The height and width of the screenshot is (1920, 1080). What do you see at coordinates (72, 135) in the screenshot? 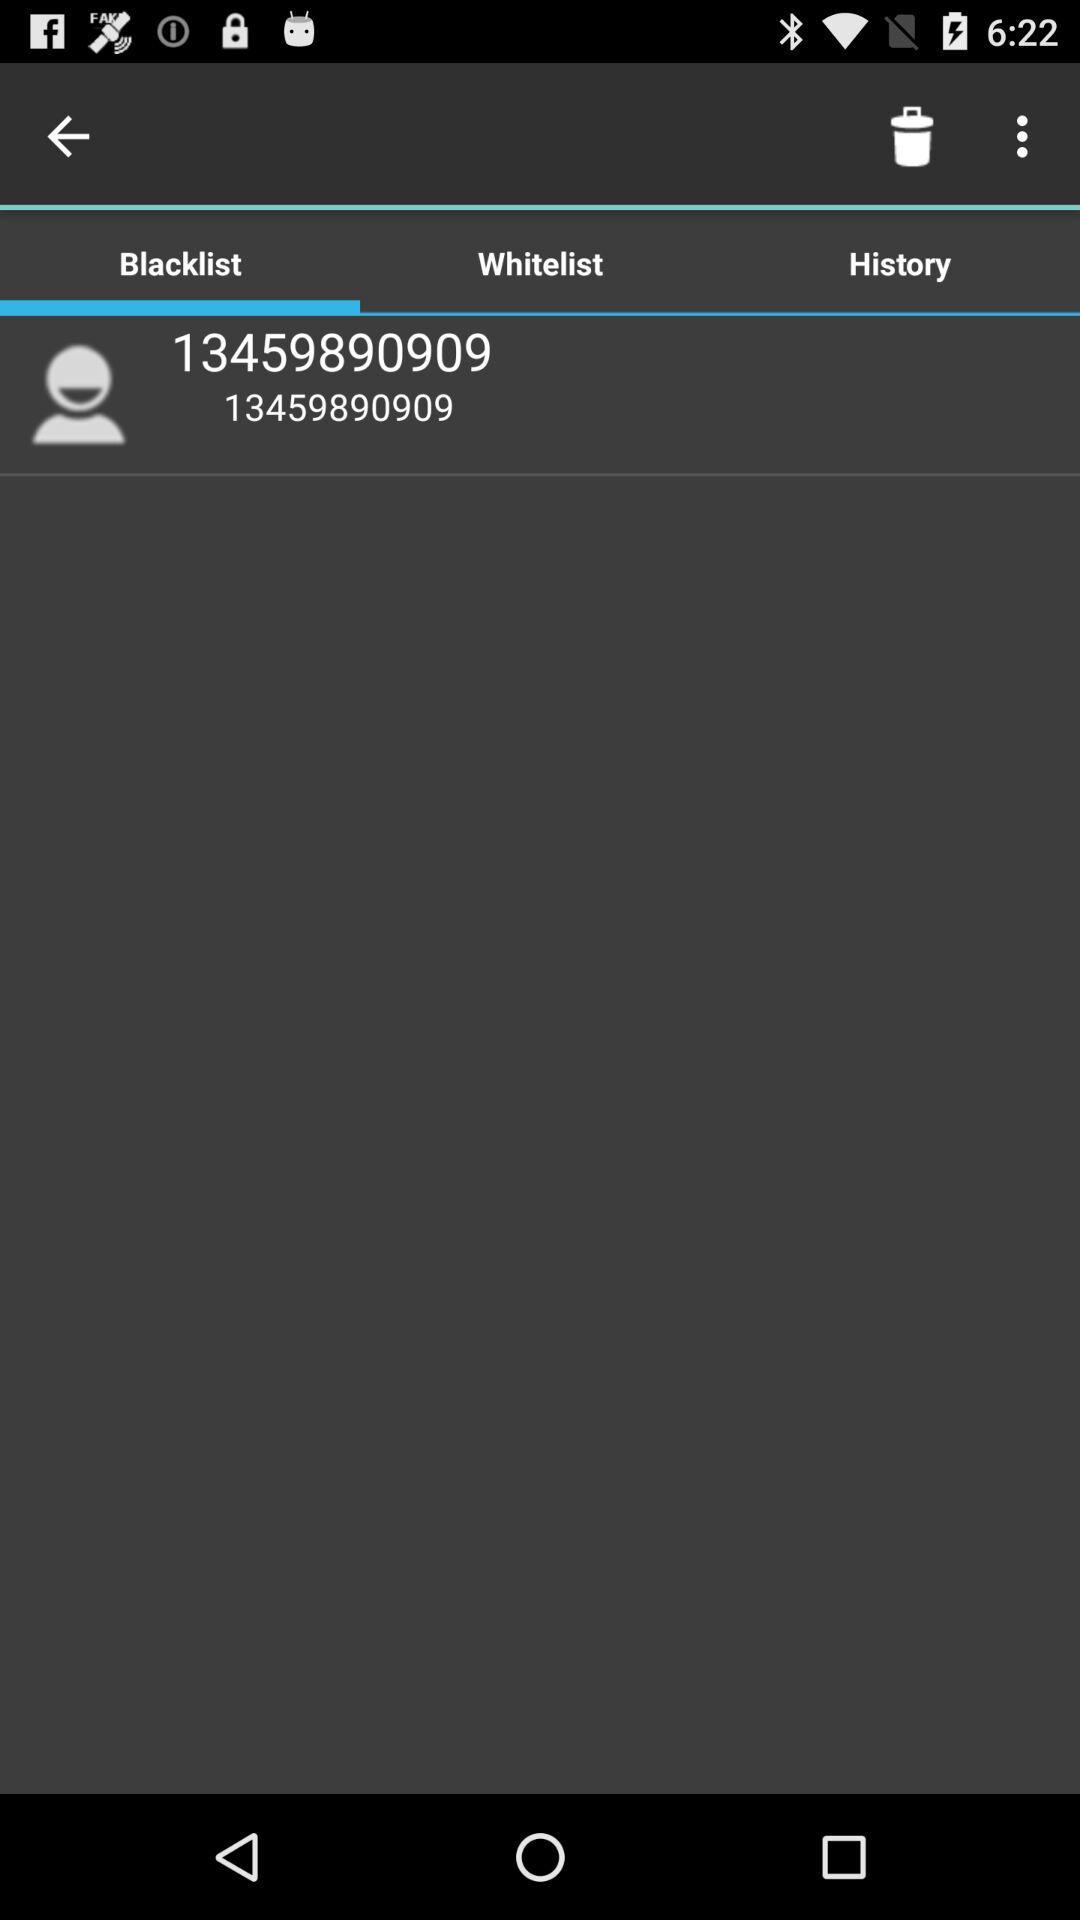
I see `the item to the left of the whitelist item` at bounding box center [72, 135].